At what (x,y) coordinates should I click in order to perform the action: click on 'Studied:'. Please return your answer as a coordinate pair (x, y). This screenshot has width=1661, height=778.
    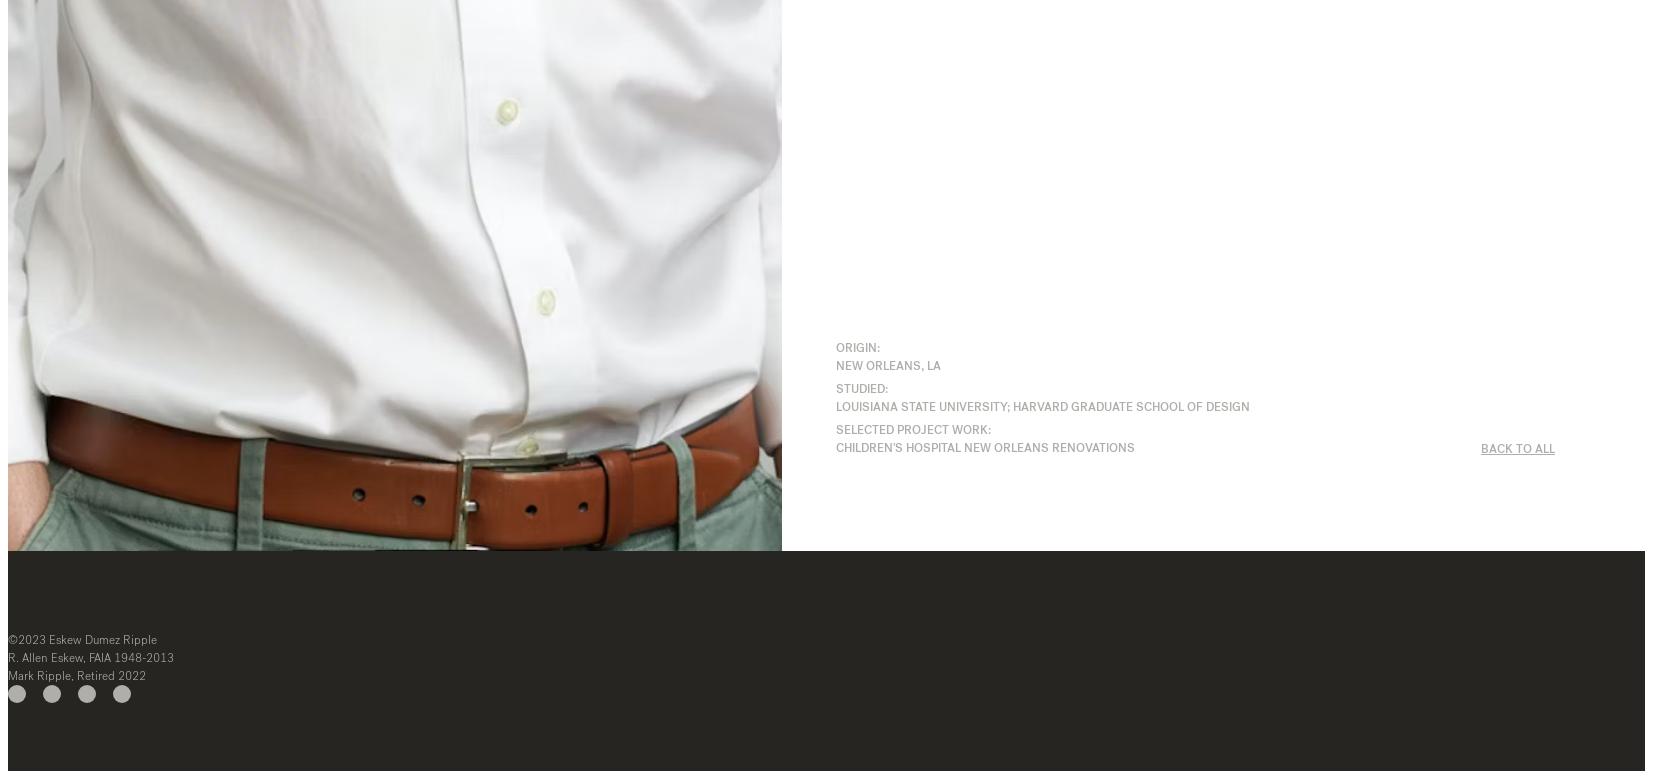
    Looking at the image, I should click on (834, 386).